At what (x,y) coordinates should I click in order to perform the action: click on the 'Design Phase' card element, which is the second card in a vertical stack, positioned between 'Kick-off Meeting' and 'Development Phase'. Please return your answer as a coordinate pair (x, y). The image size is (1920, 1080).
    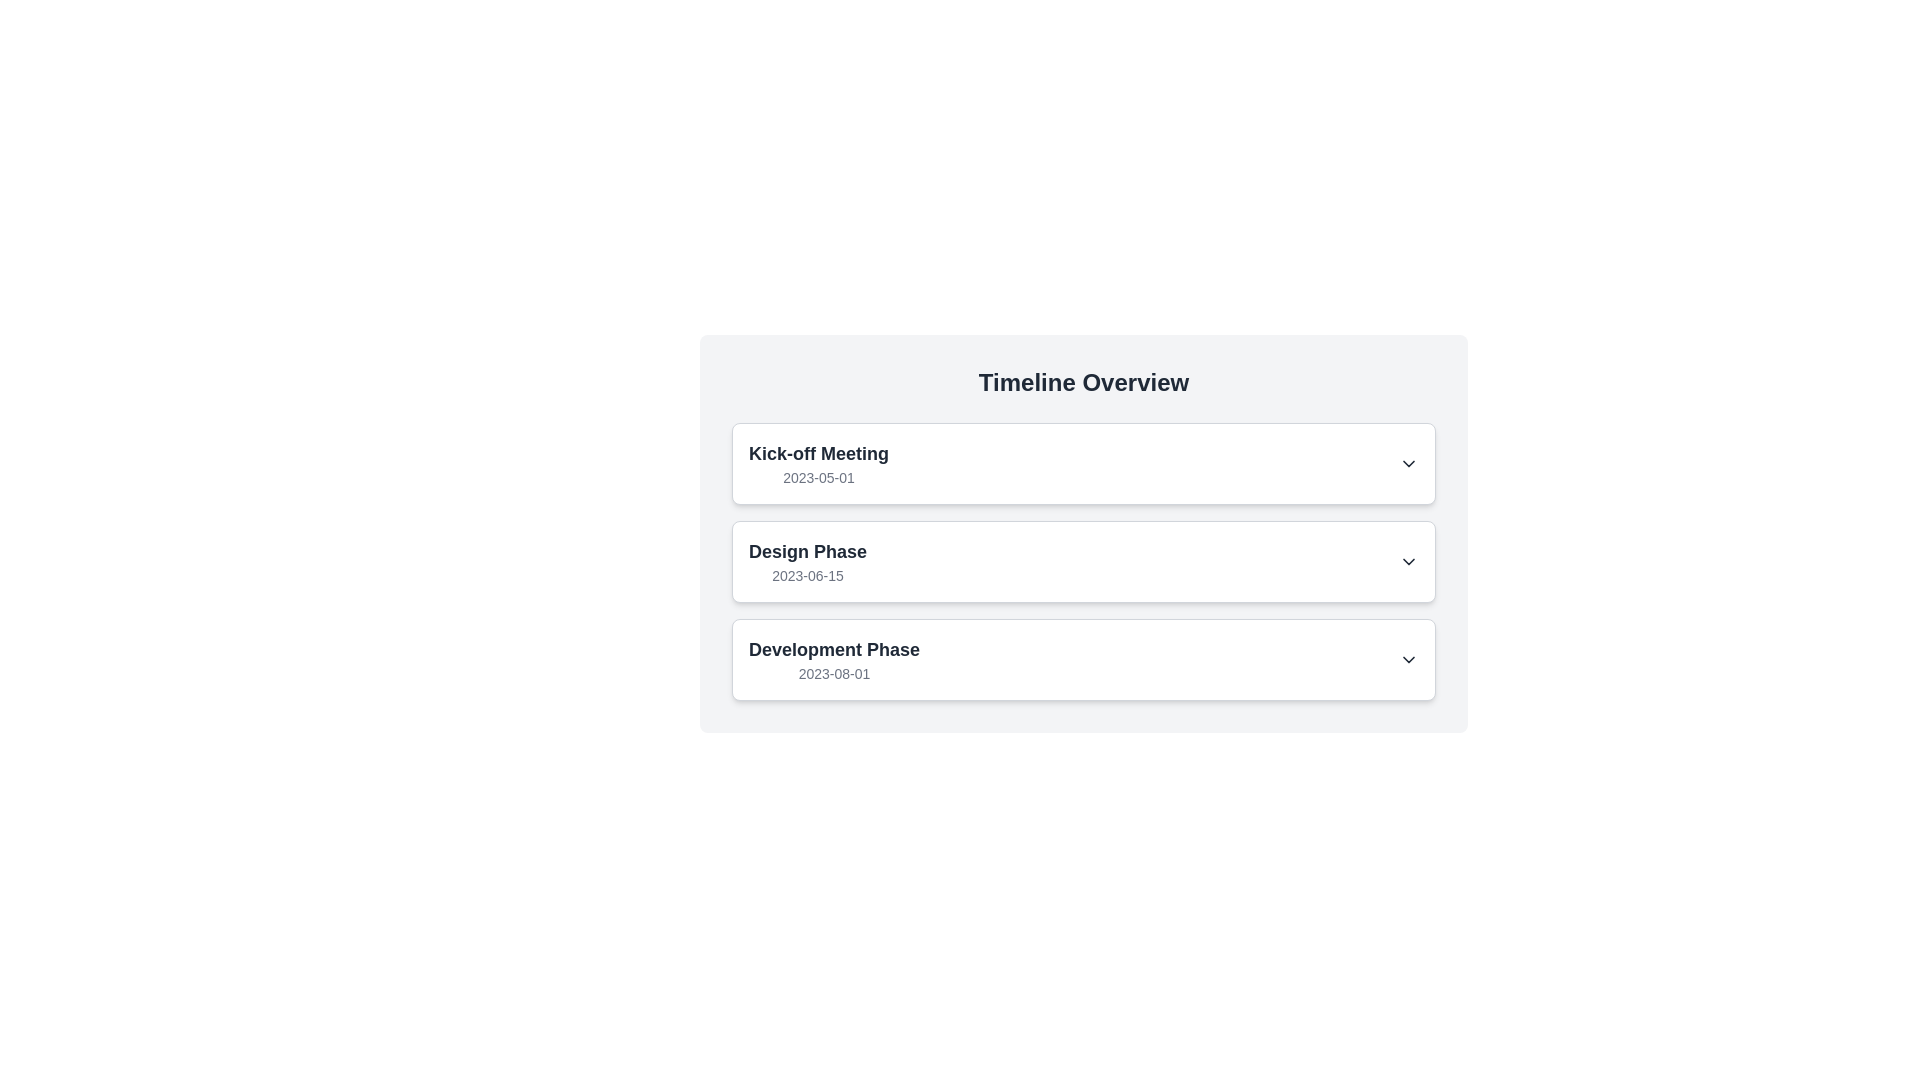
    Looking at the image, I should click on (1083, 562).